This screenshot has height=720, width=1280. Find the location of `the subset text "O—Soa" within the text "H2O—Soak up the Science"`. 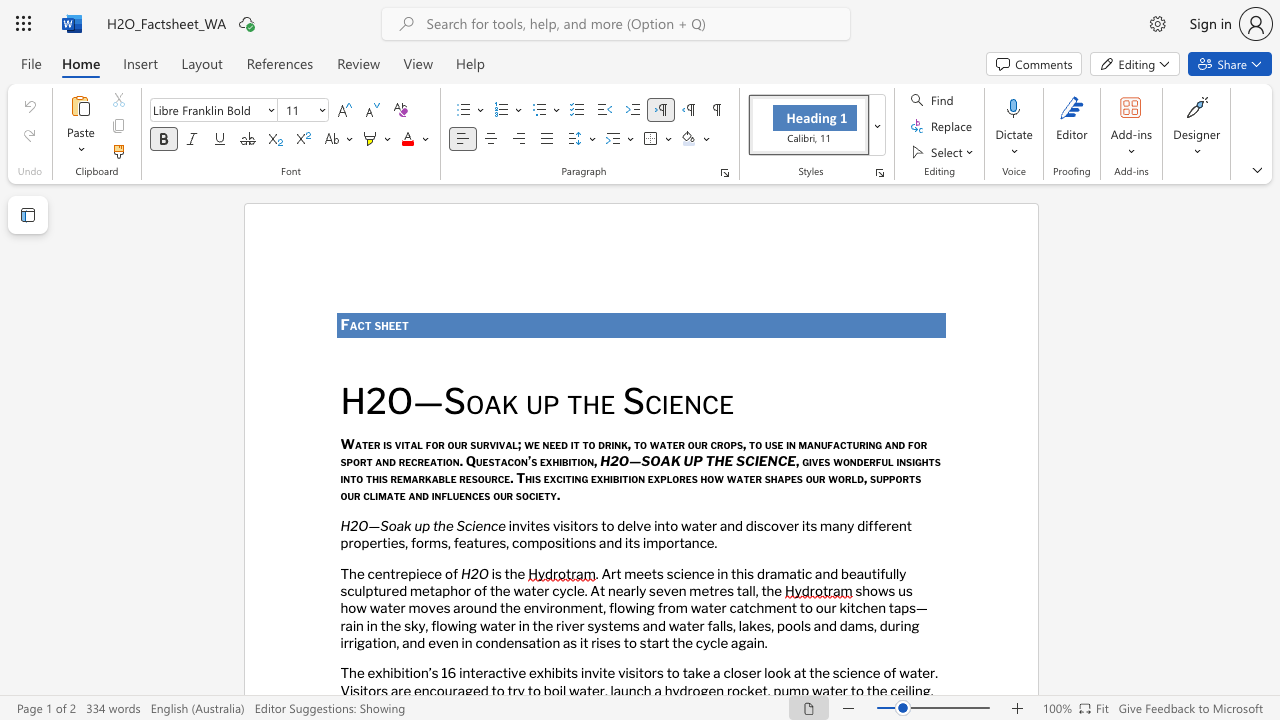

the subset text "O—Soa" within the text "H2O—Soak up the Science" is located at coordinates (386, 402).